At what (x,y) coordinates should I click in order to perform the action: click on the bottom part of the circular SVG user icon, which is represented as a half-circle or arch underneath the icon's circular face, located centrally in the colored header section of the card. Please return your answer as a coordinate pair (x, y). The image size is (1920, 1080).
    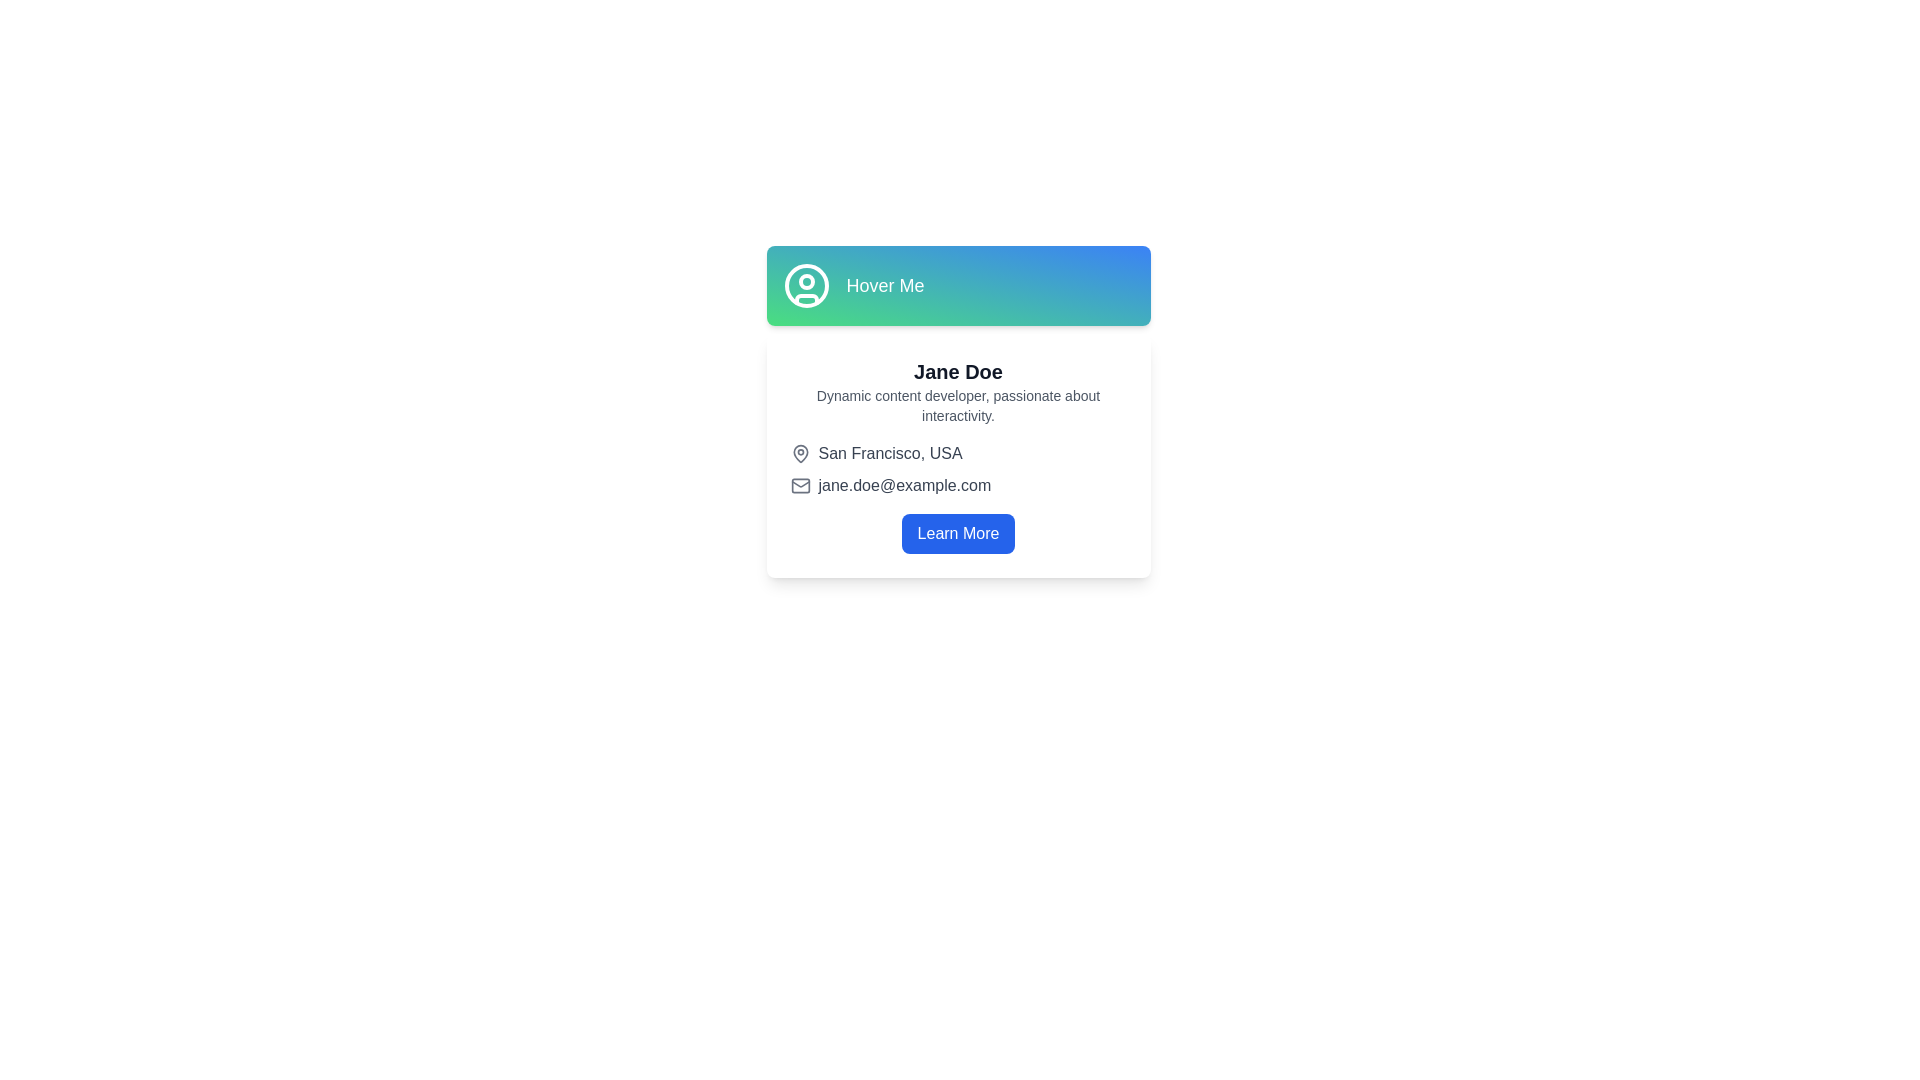
    Looking at the image, I should click on (806, 299).